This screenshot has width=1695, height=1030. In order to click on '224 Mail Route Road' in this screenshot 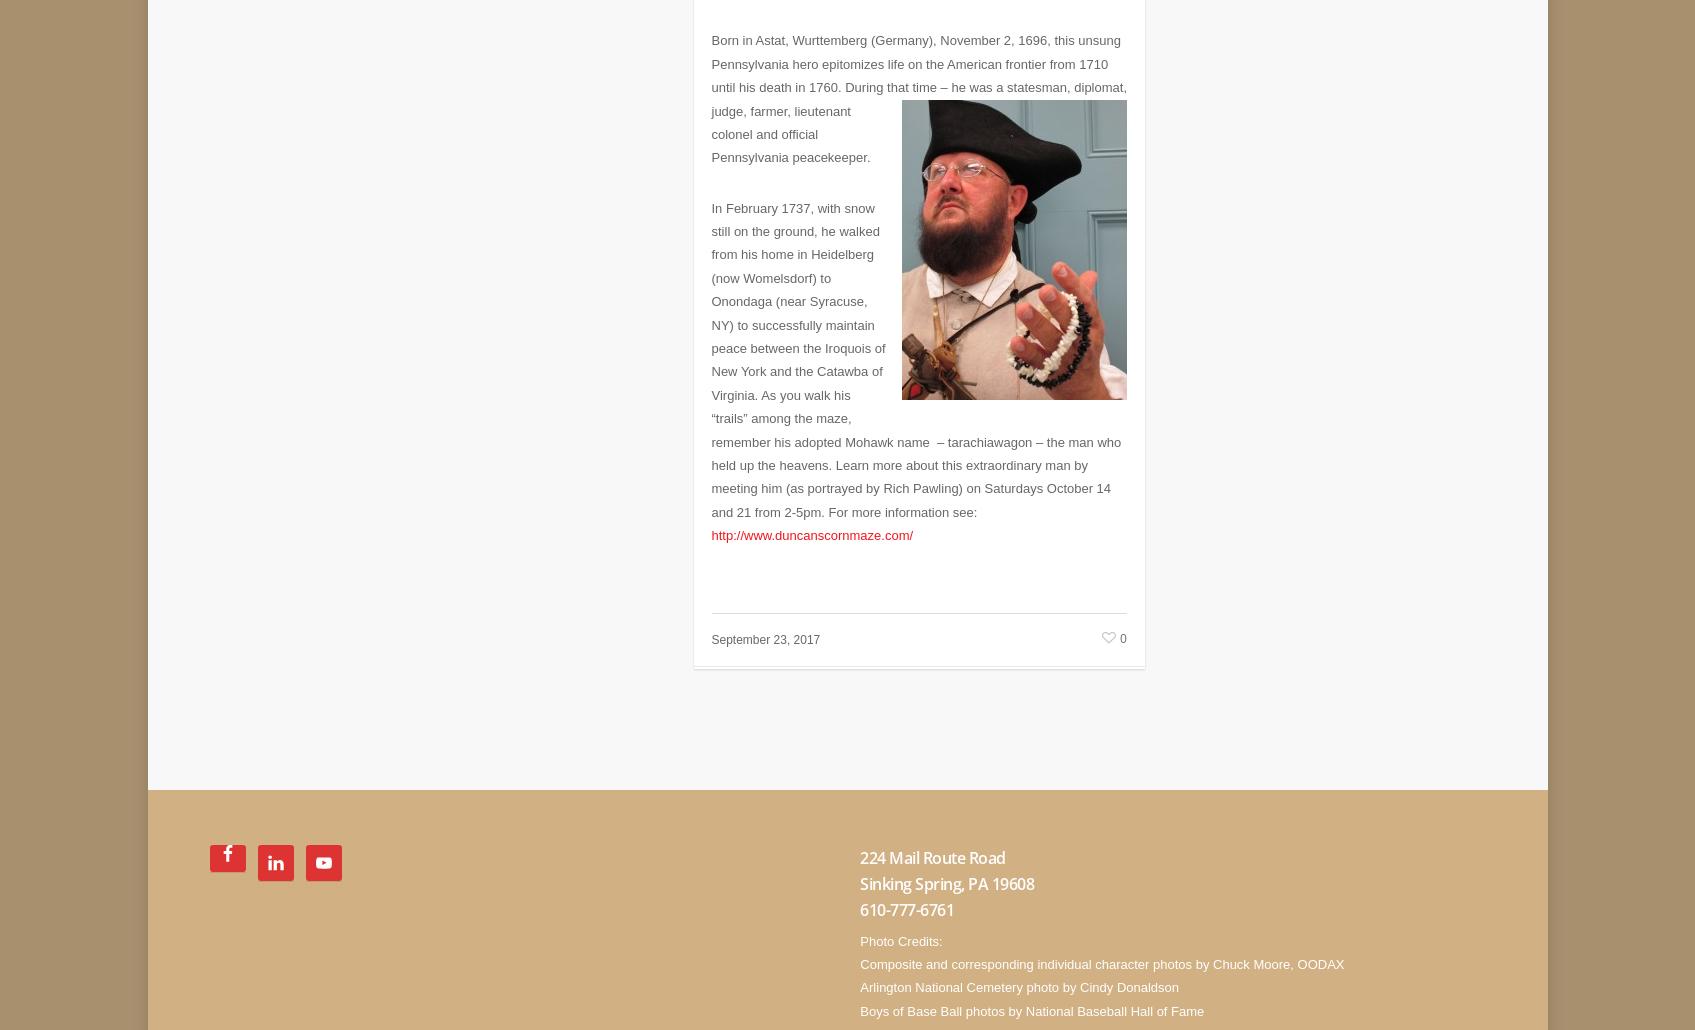, I will do `click(932, 841)`.